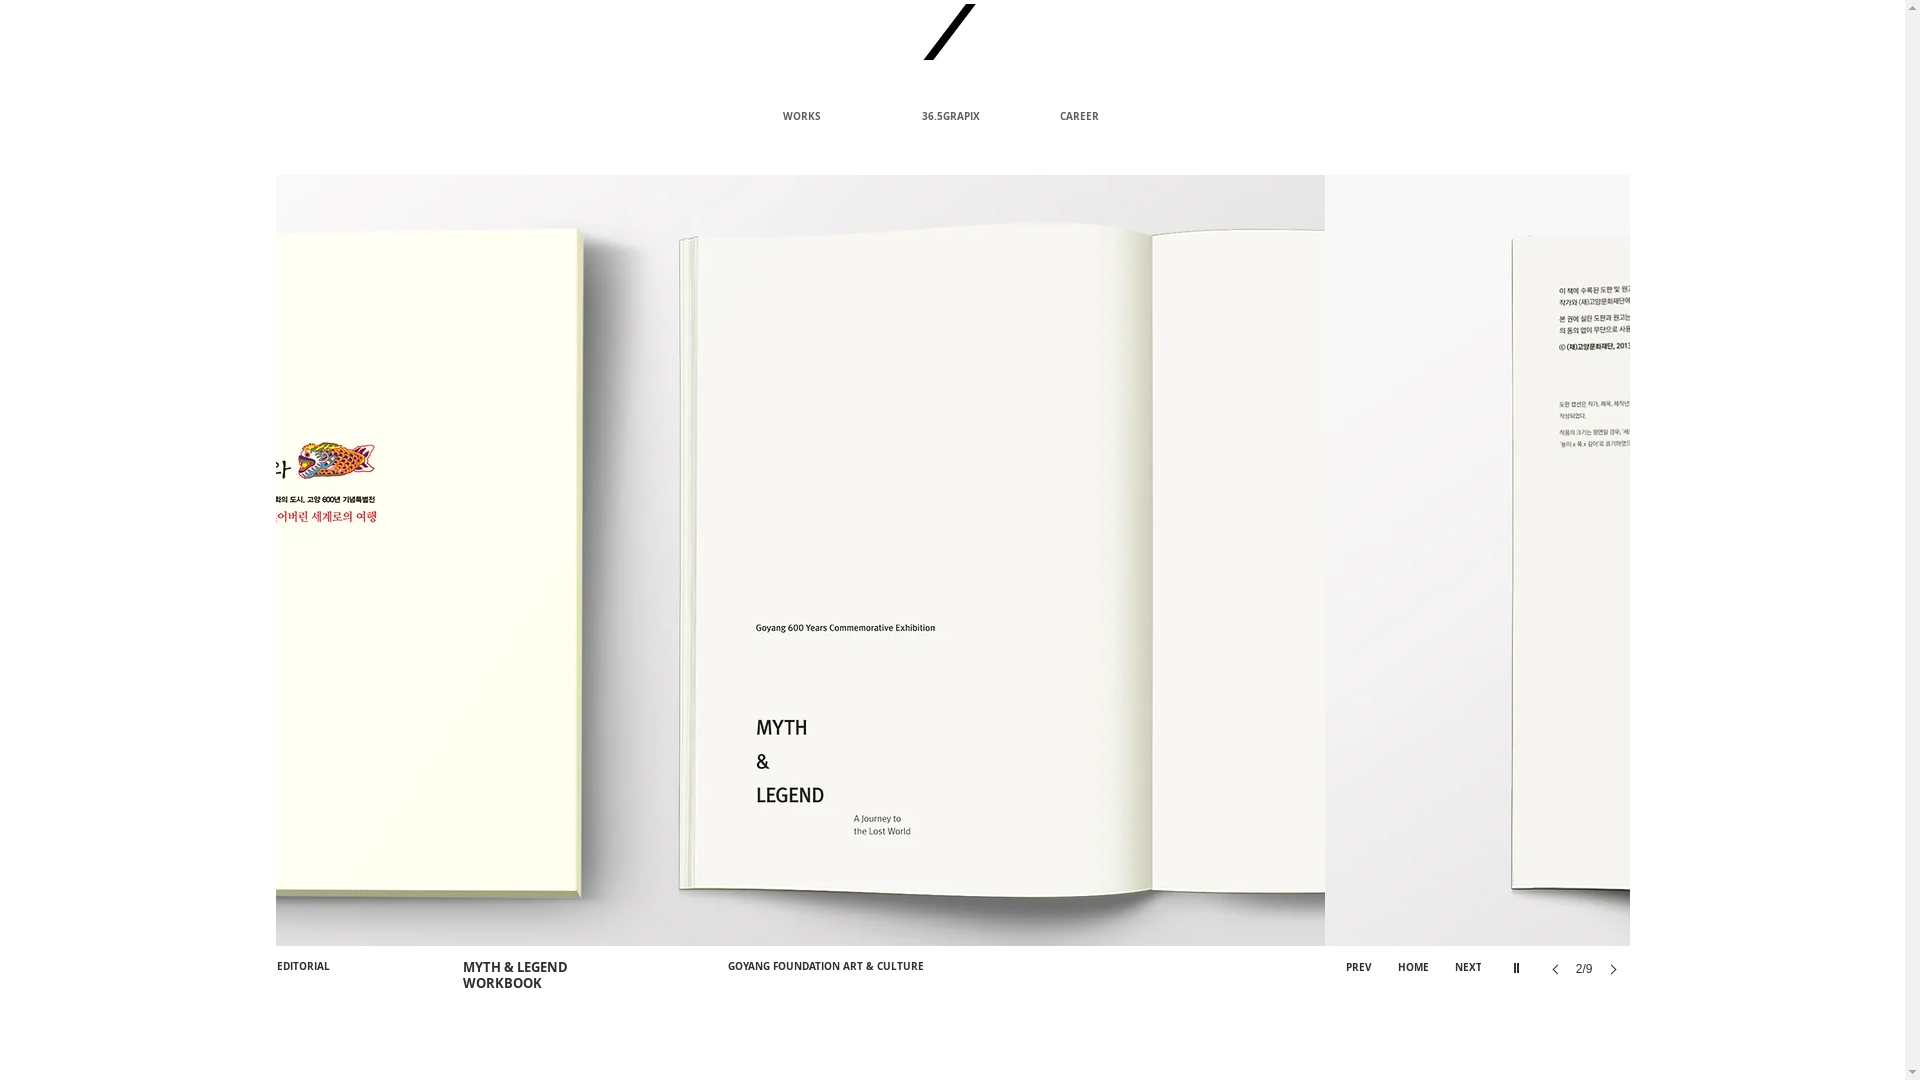 This screenshot has width=1920, height=1080. What do you see at coordinates (974, 116) in the screenshot?
I see `'36.5GRAPIX'` at bounding box center [974, 116].